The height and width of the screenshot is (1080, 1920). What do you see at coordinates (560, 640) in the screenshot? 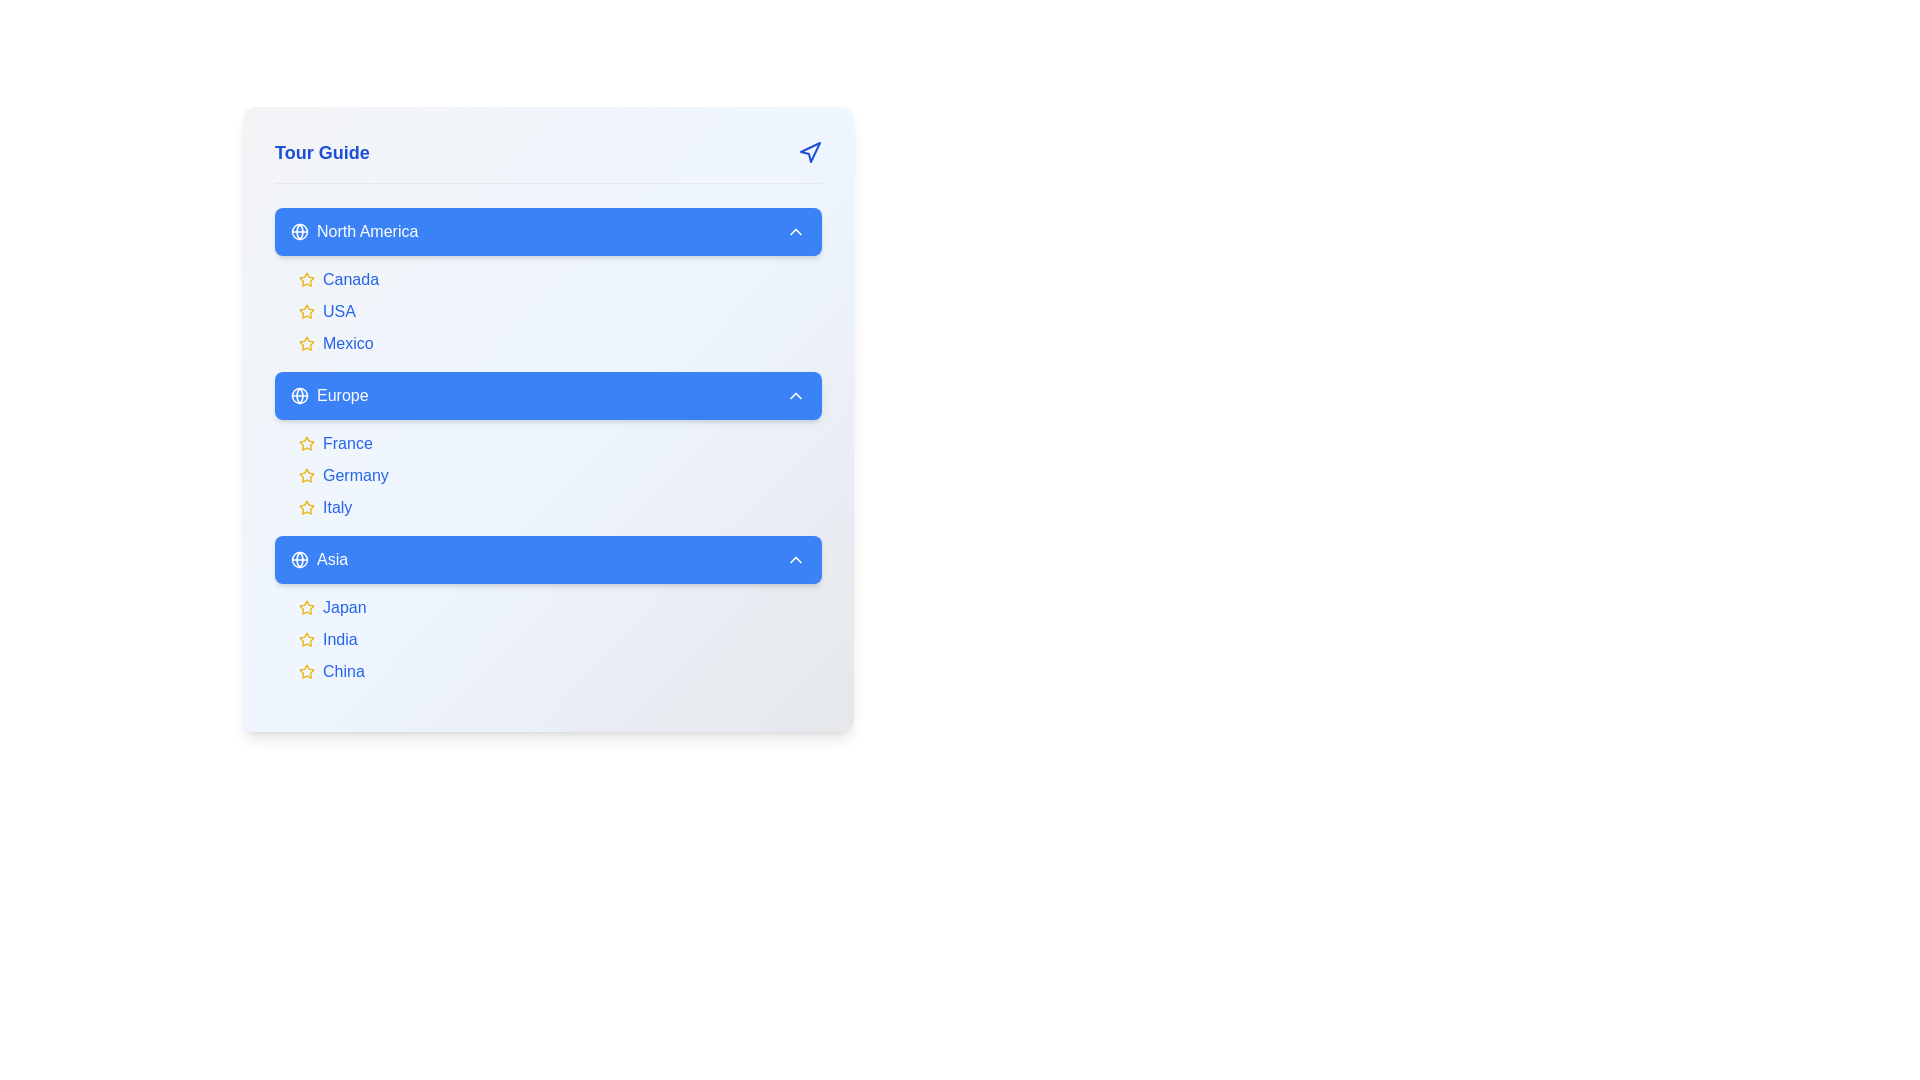
I see `the hyperlinked list item for 'India' located in the 'Asia' section of the 'Tour Guide' menu` at bounding box center [560, 640].